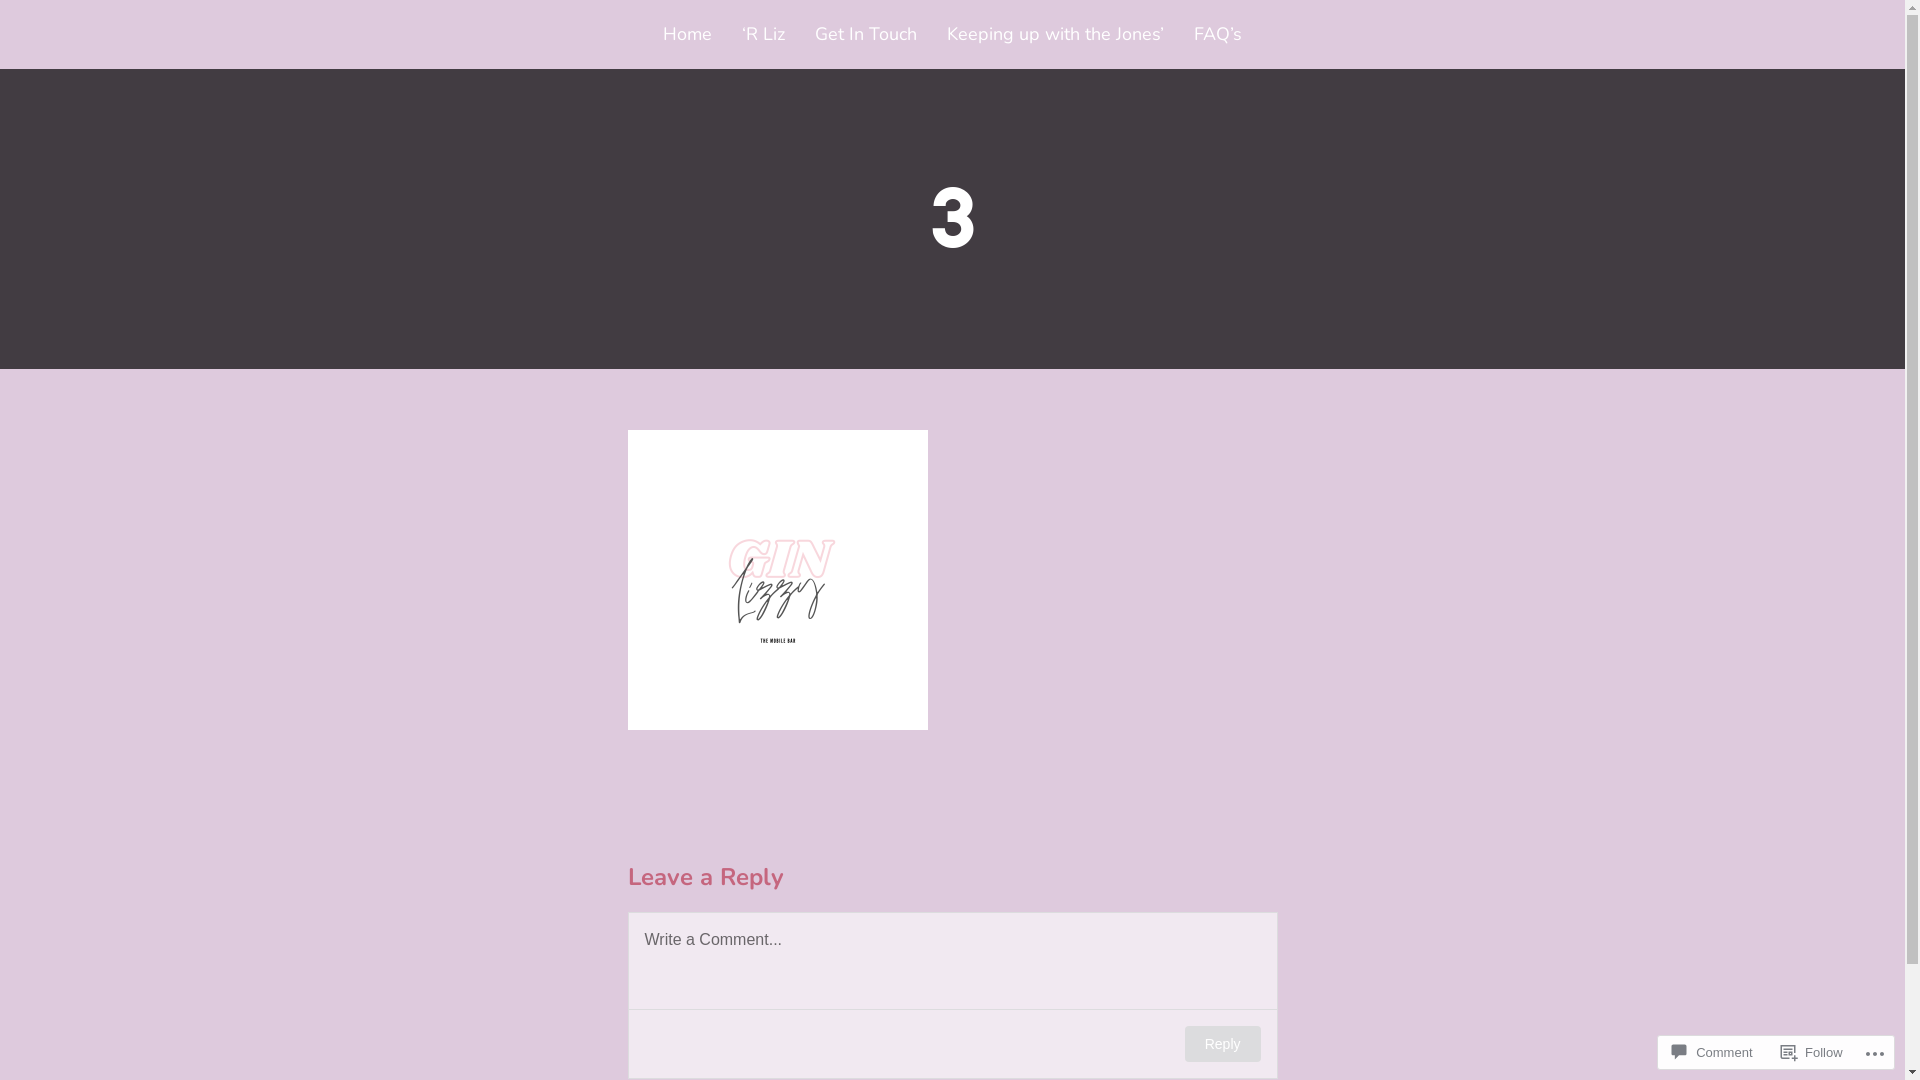 The width and height of the screenshot is (1920, 1080). I want to click on 'Reply', so click(1222, 1043).